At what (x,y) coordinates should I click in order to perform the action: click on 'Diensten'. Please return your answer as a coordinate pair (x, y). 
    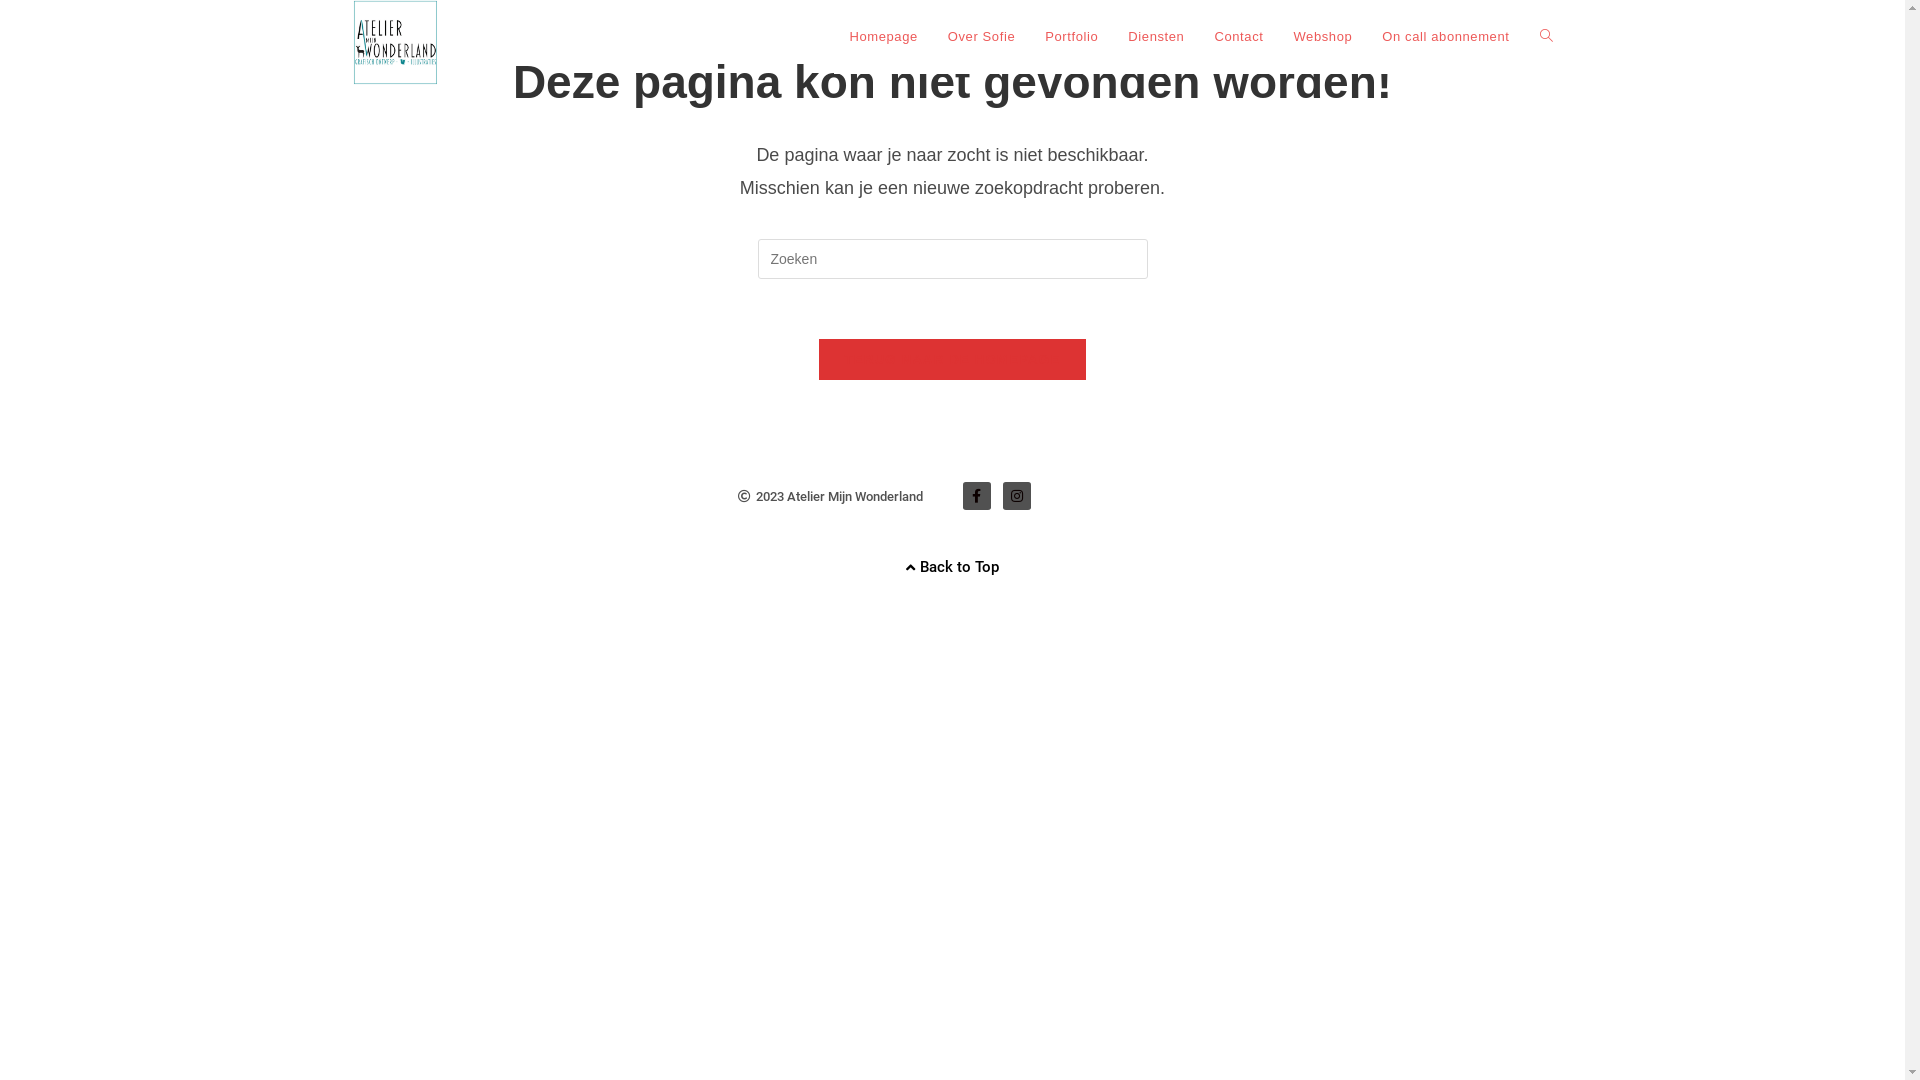
    Looking at the image, I should click on (1156, 37).